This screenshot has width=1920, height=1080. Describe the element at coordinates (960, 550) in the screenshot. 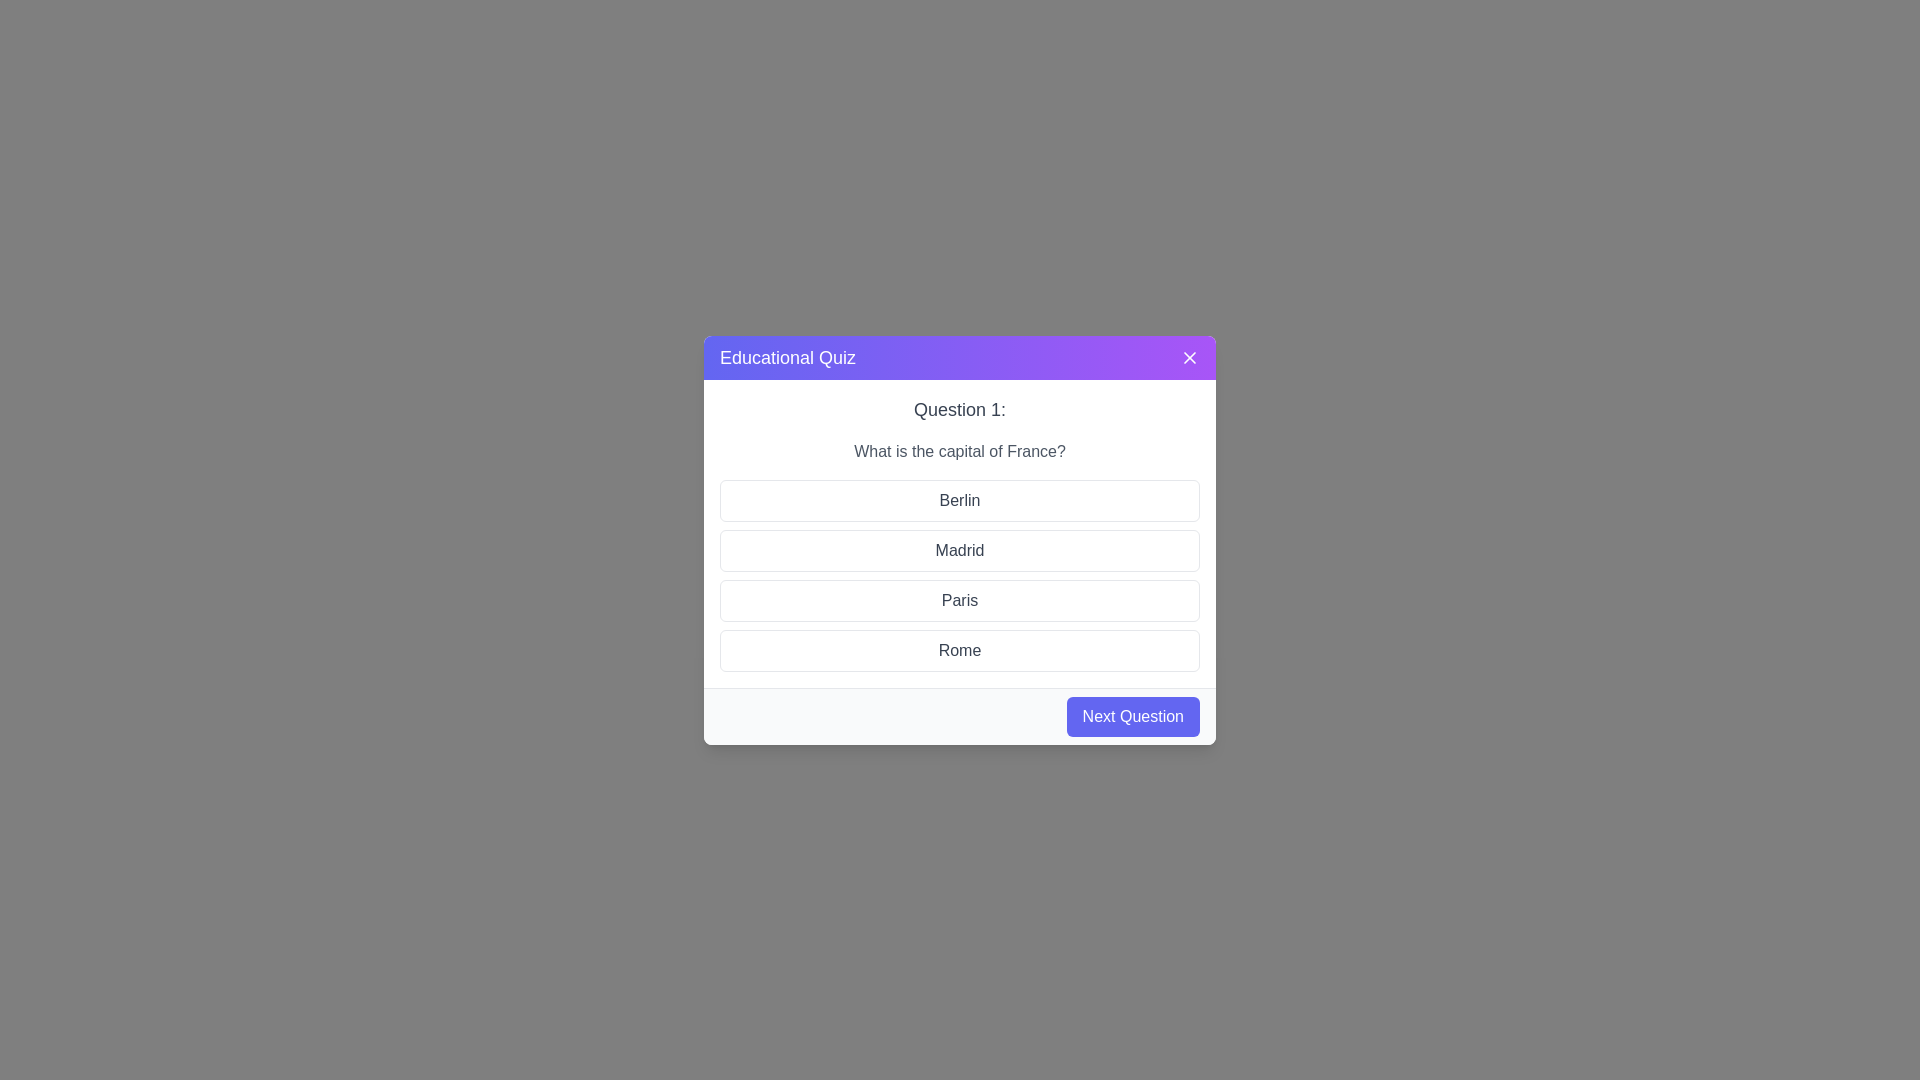

I see `the button labeled 'Madrid', which is the second of four vertically stacked buttons` at that location.